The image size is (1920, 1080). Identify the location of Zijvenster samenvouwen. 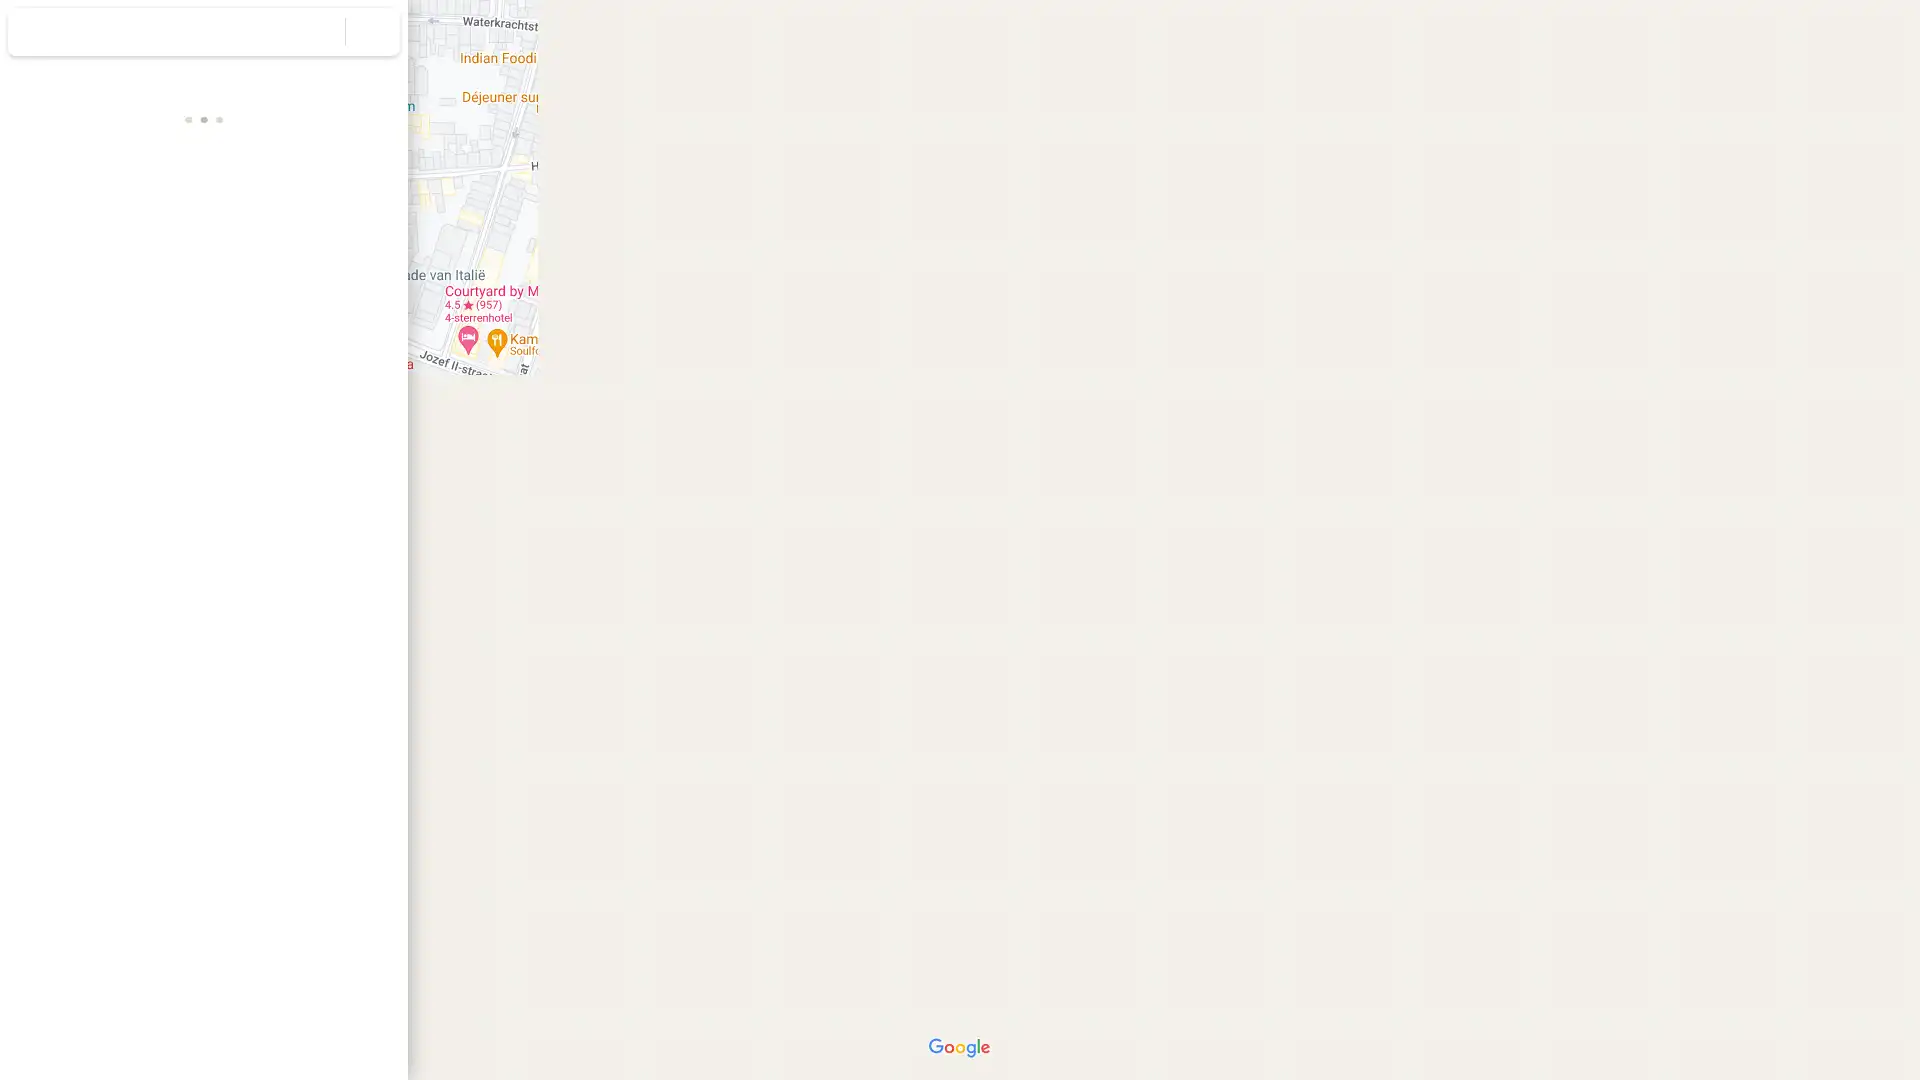
(418, 540).